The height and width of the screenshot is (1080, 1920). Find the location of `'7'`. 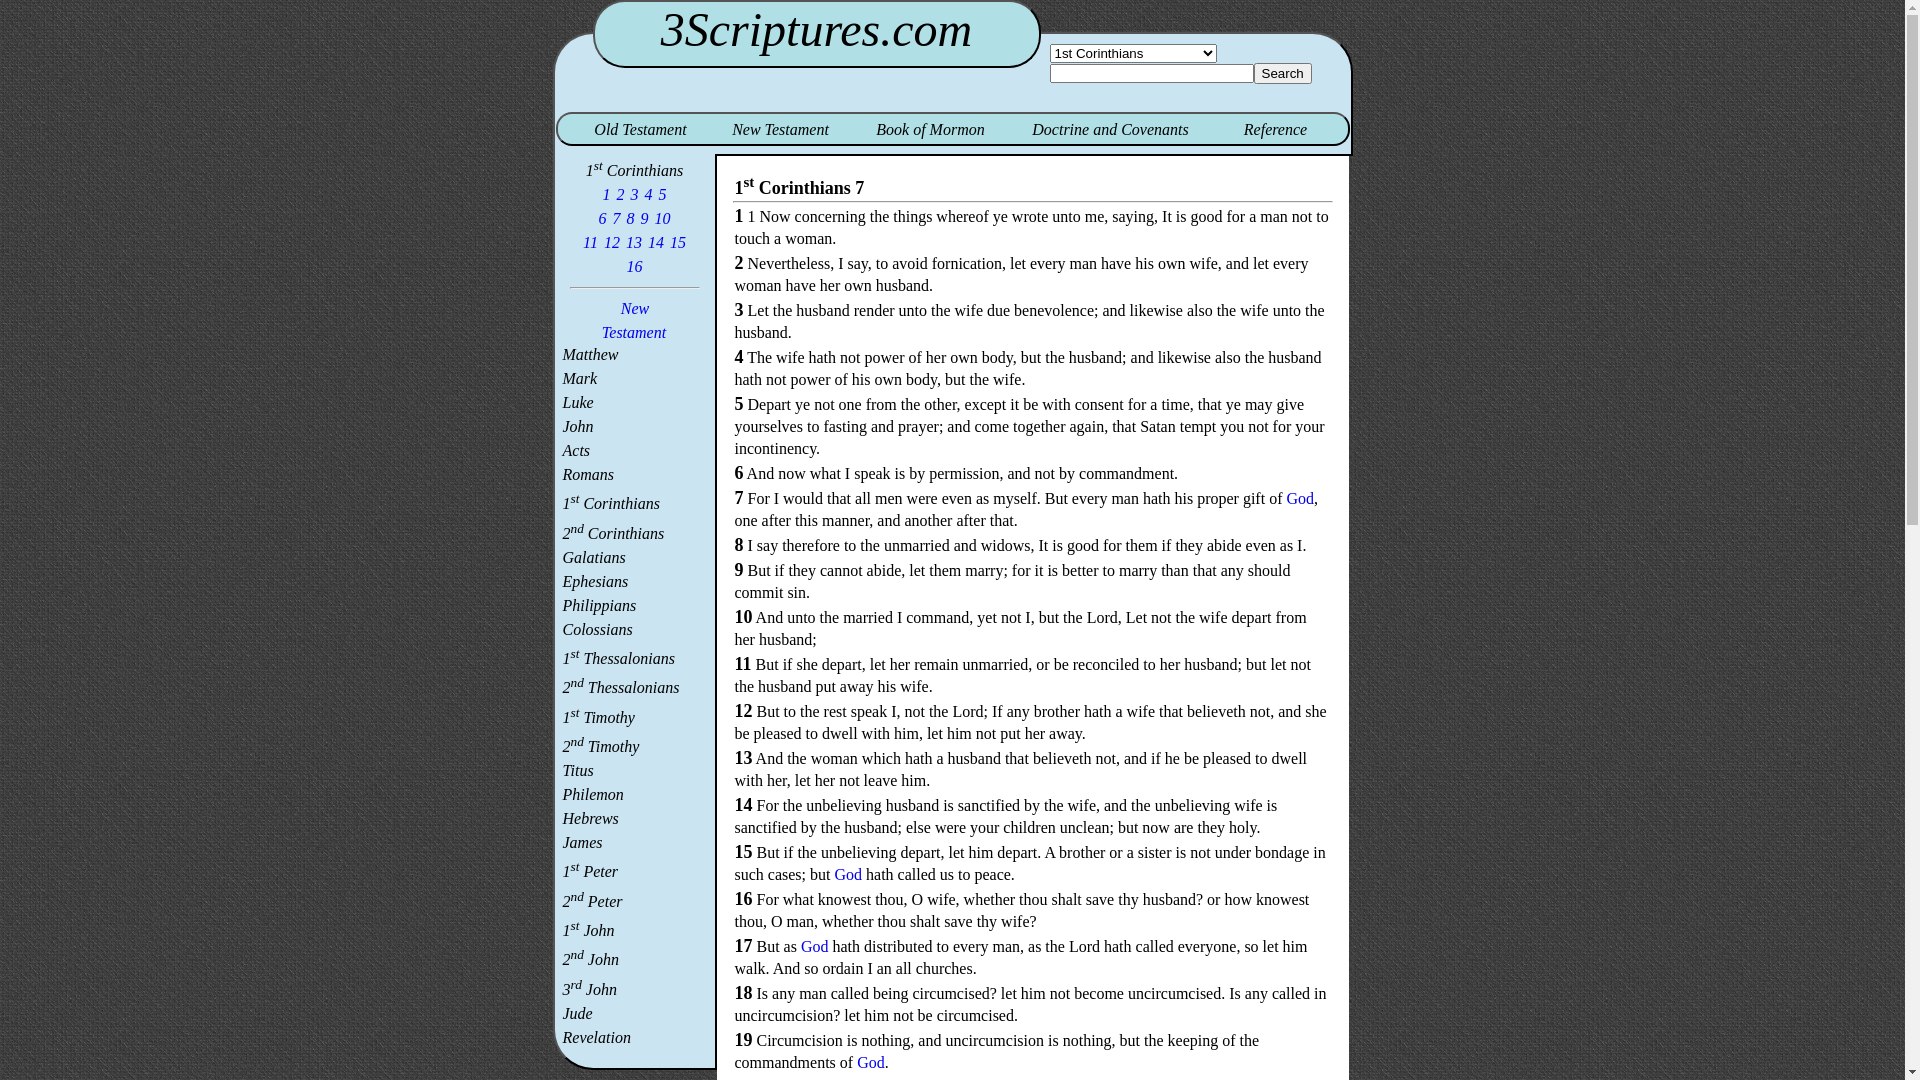

'7' is located at coordinates (616, 218).